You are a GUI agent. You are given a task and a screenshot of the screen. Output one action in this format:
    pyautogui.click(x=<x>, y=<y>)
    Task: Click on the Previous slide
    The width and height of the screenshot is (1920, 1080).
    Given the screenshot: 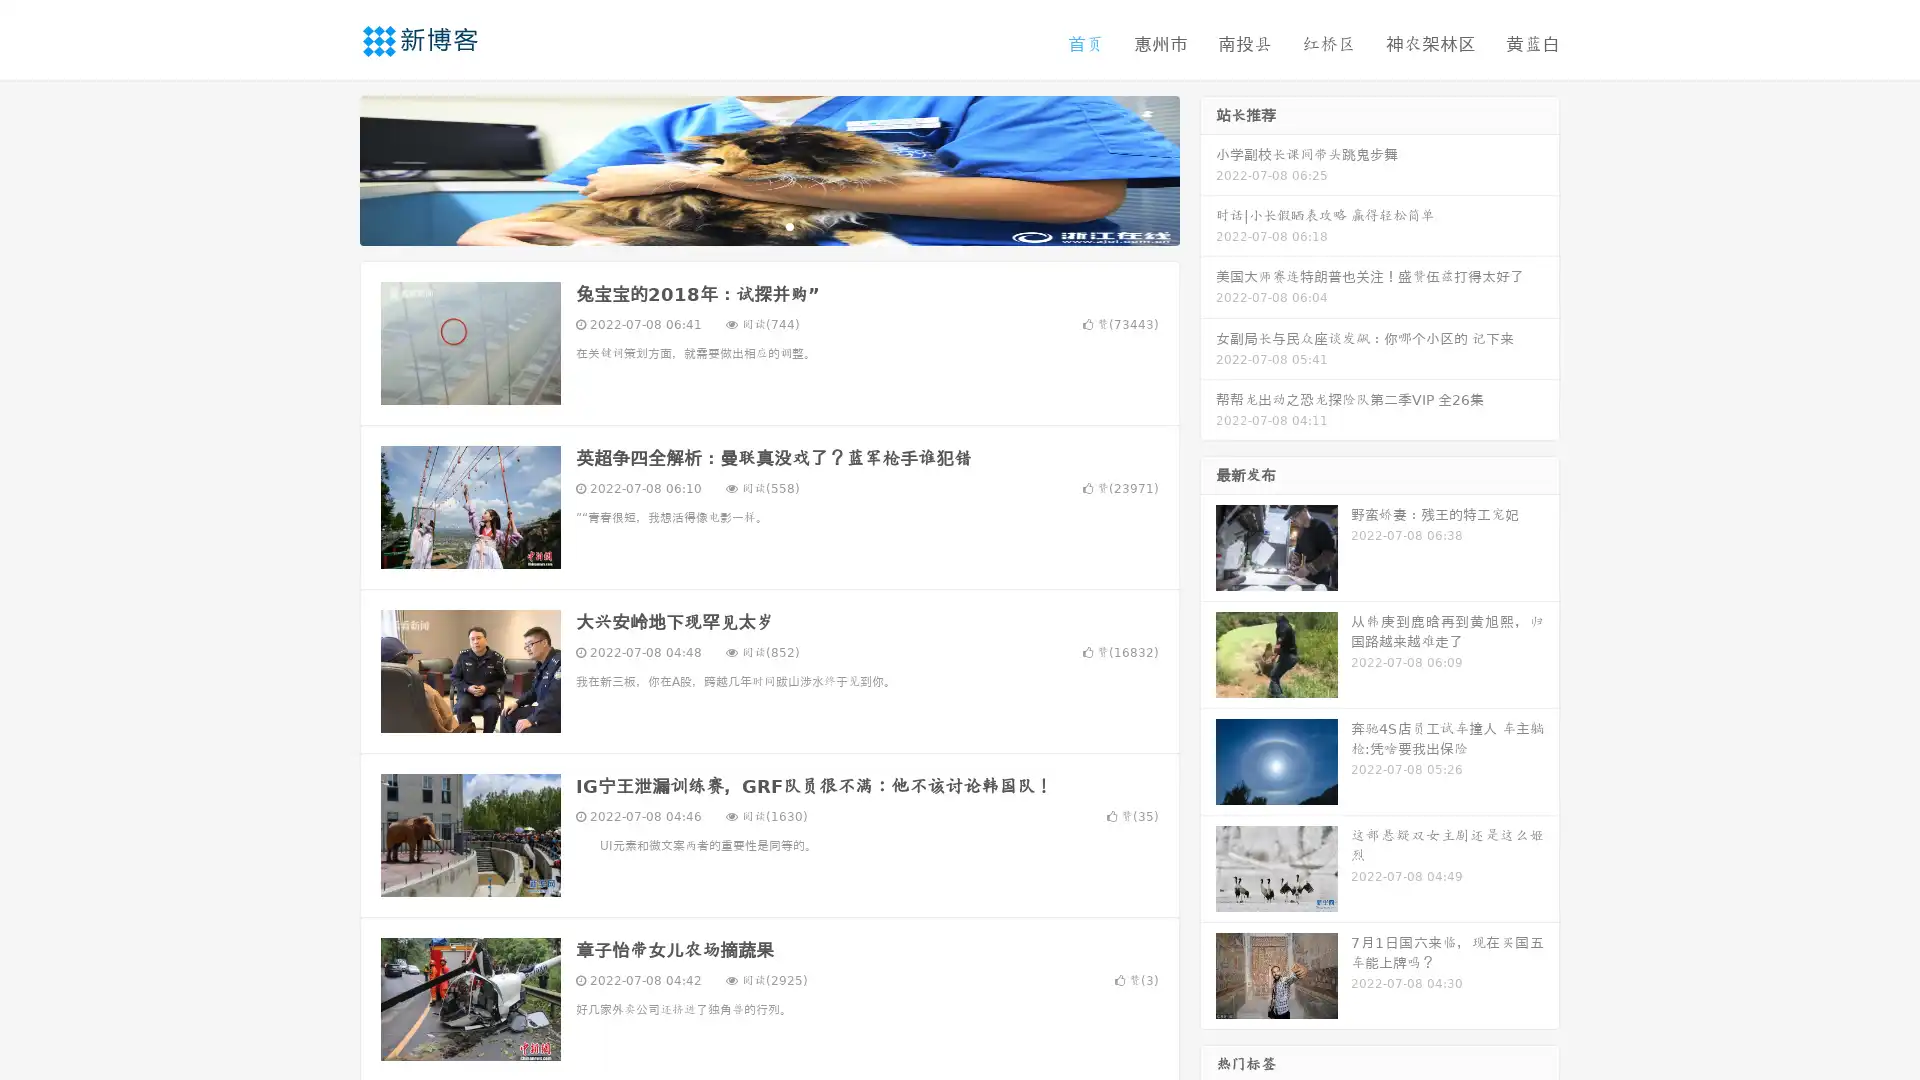 What is the action you would take?
    pyautogui.click(x=330, y=168)
    